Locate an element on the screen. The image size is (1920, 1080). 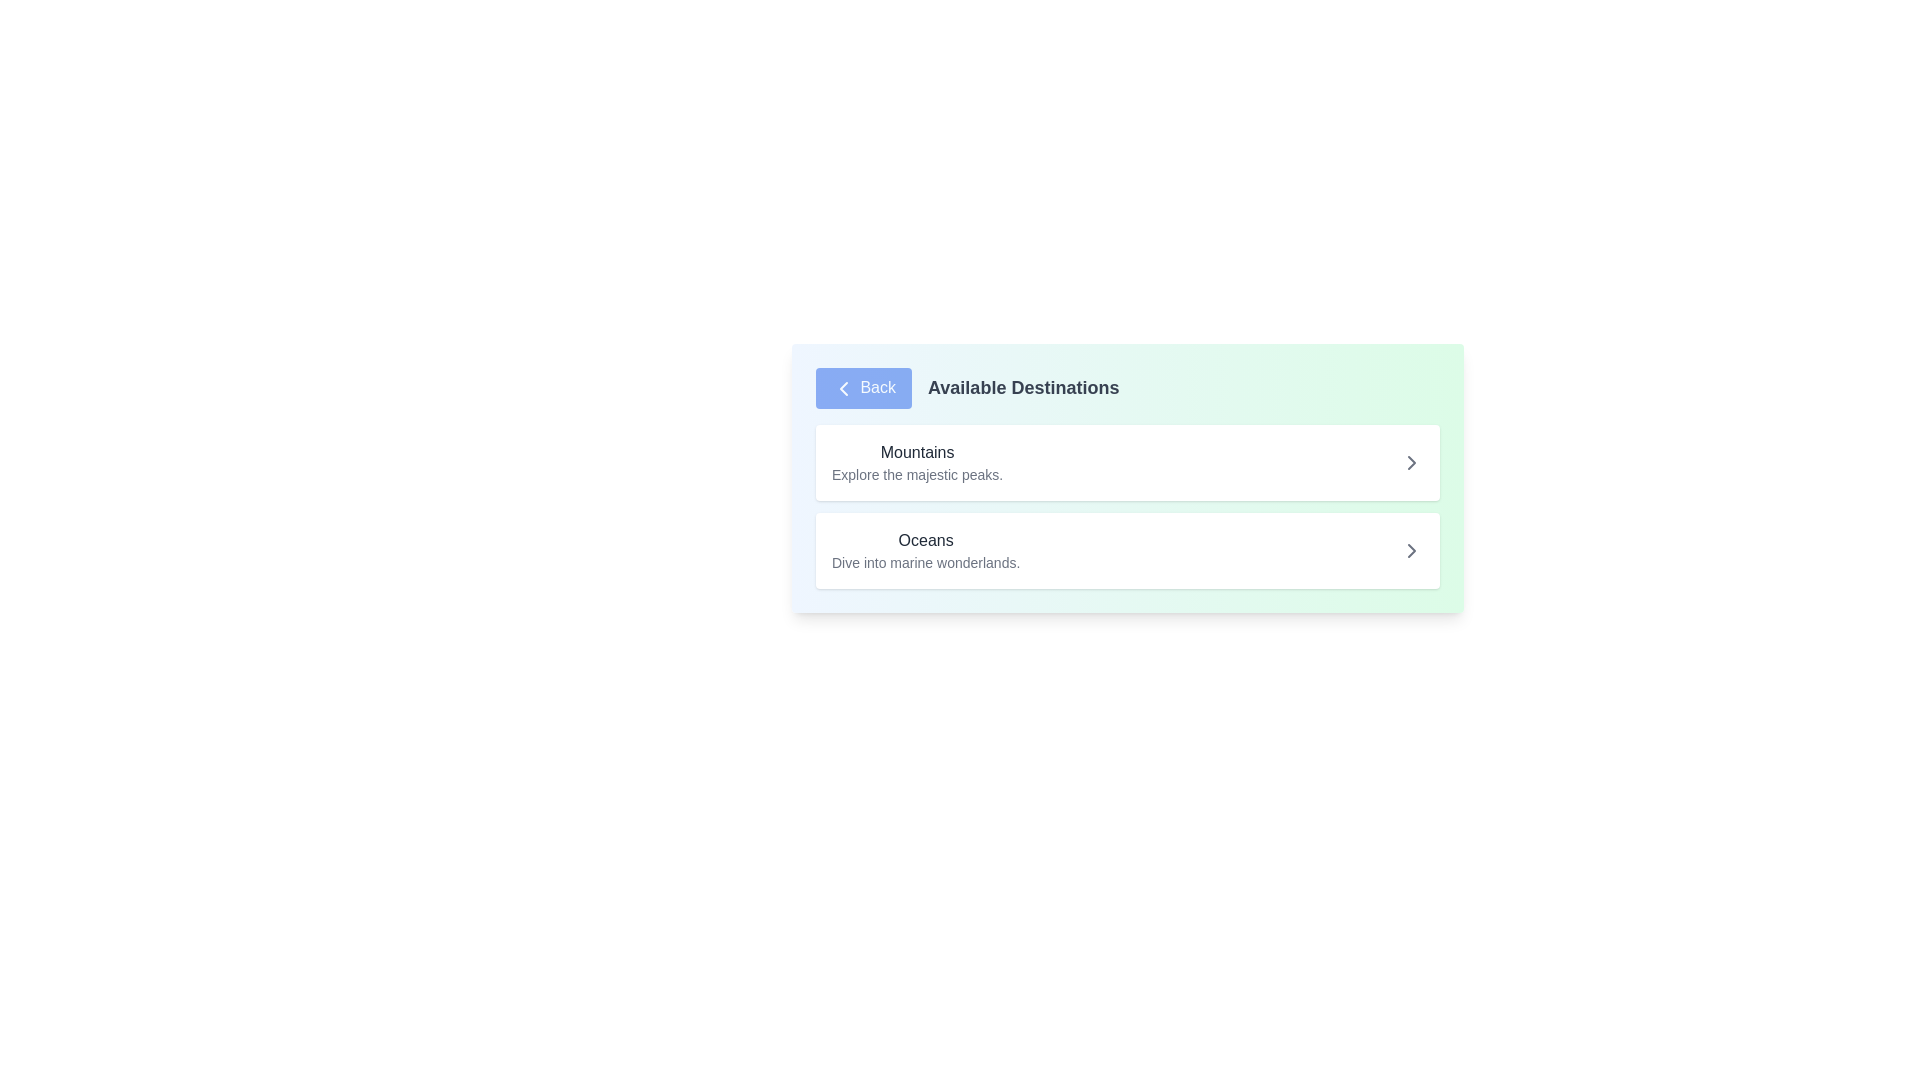
the Text label that serves as a title or heading for a section, which categorizes or identifies the content that follows is located at coordinates (916, 452).